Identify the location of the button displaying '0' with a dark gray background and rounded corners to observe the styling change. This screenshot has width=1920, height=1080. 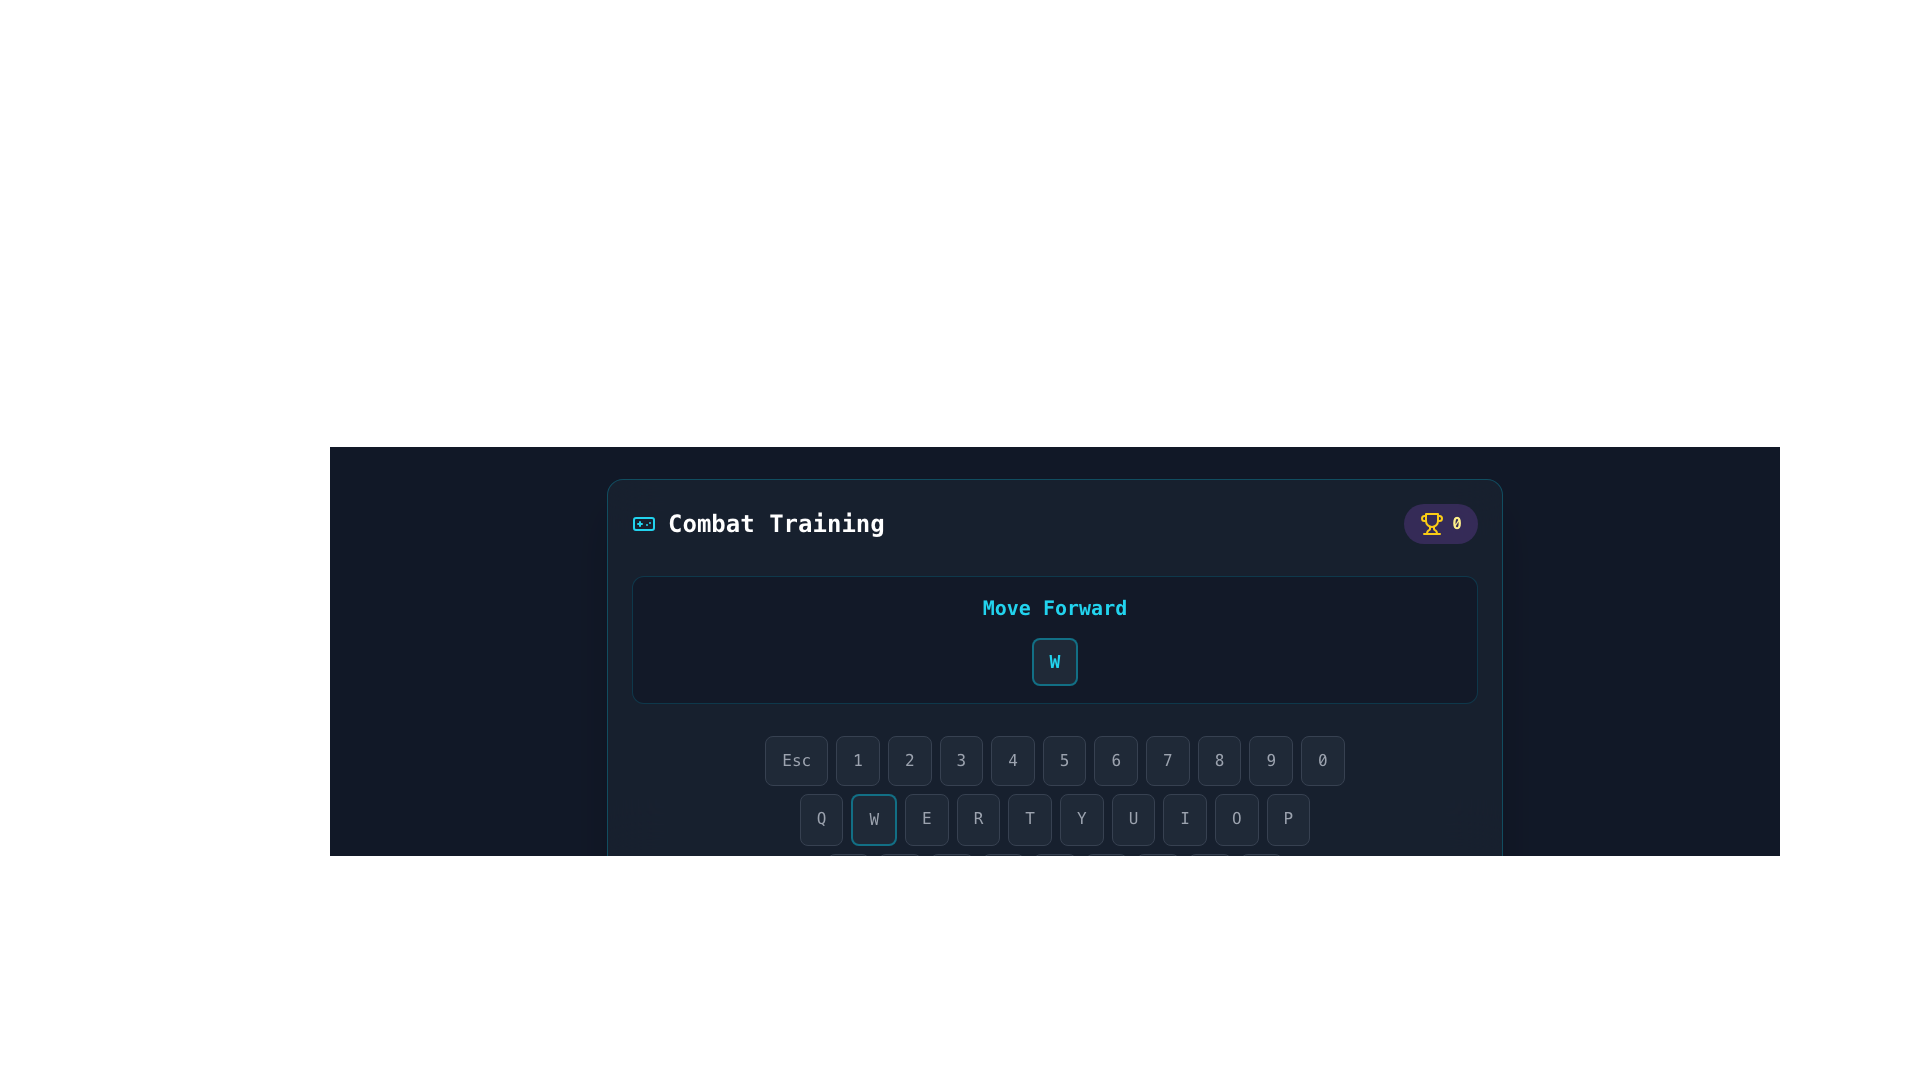
(1322, 760).